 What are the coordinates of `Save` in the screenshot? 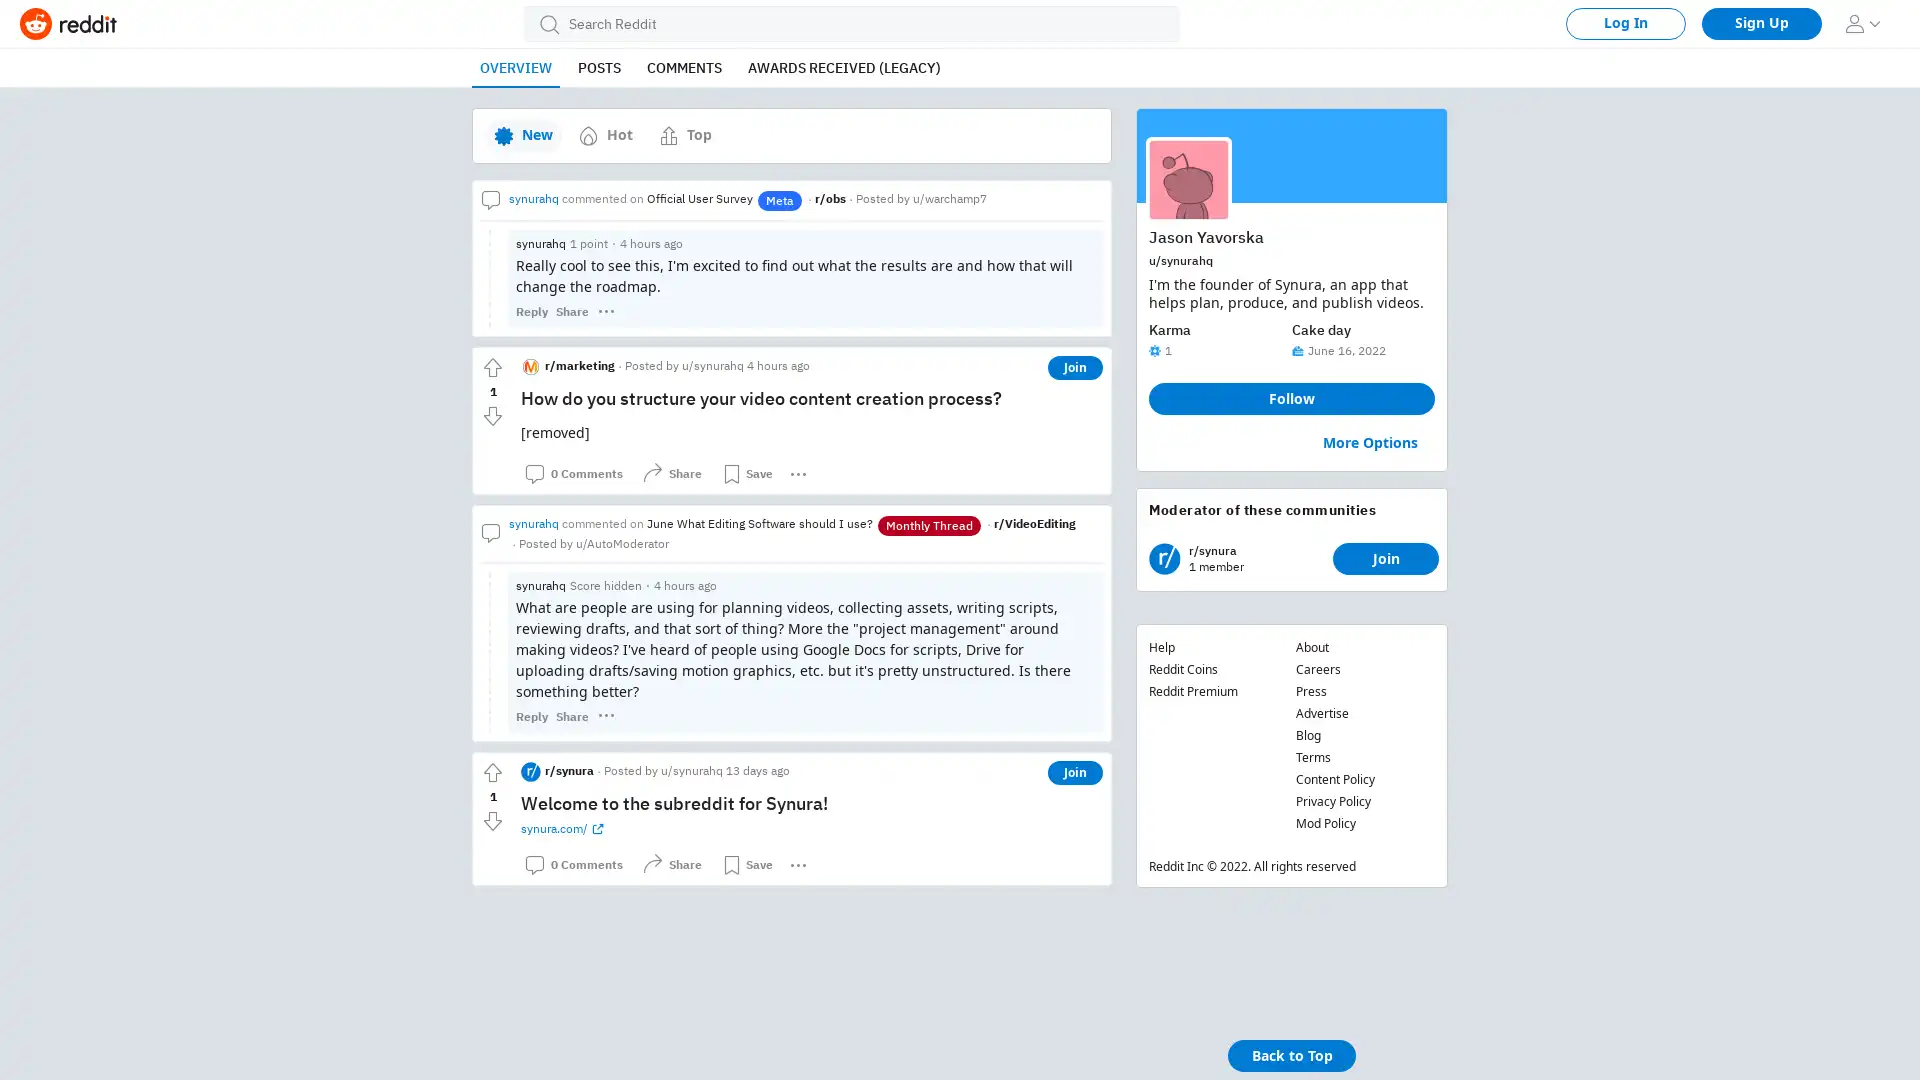 It's located at (746, 474).